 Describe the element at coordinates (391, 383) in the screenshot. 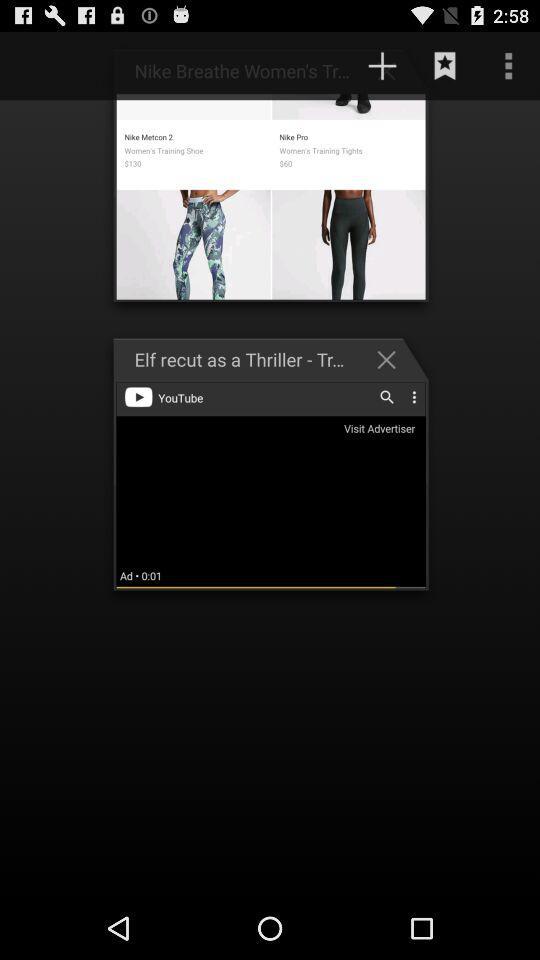

I see `the close icon` at that location.